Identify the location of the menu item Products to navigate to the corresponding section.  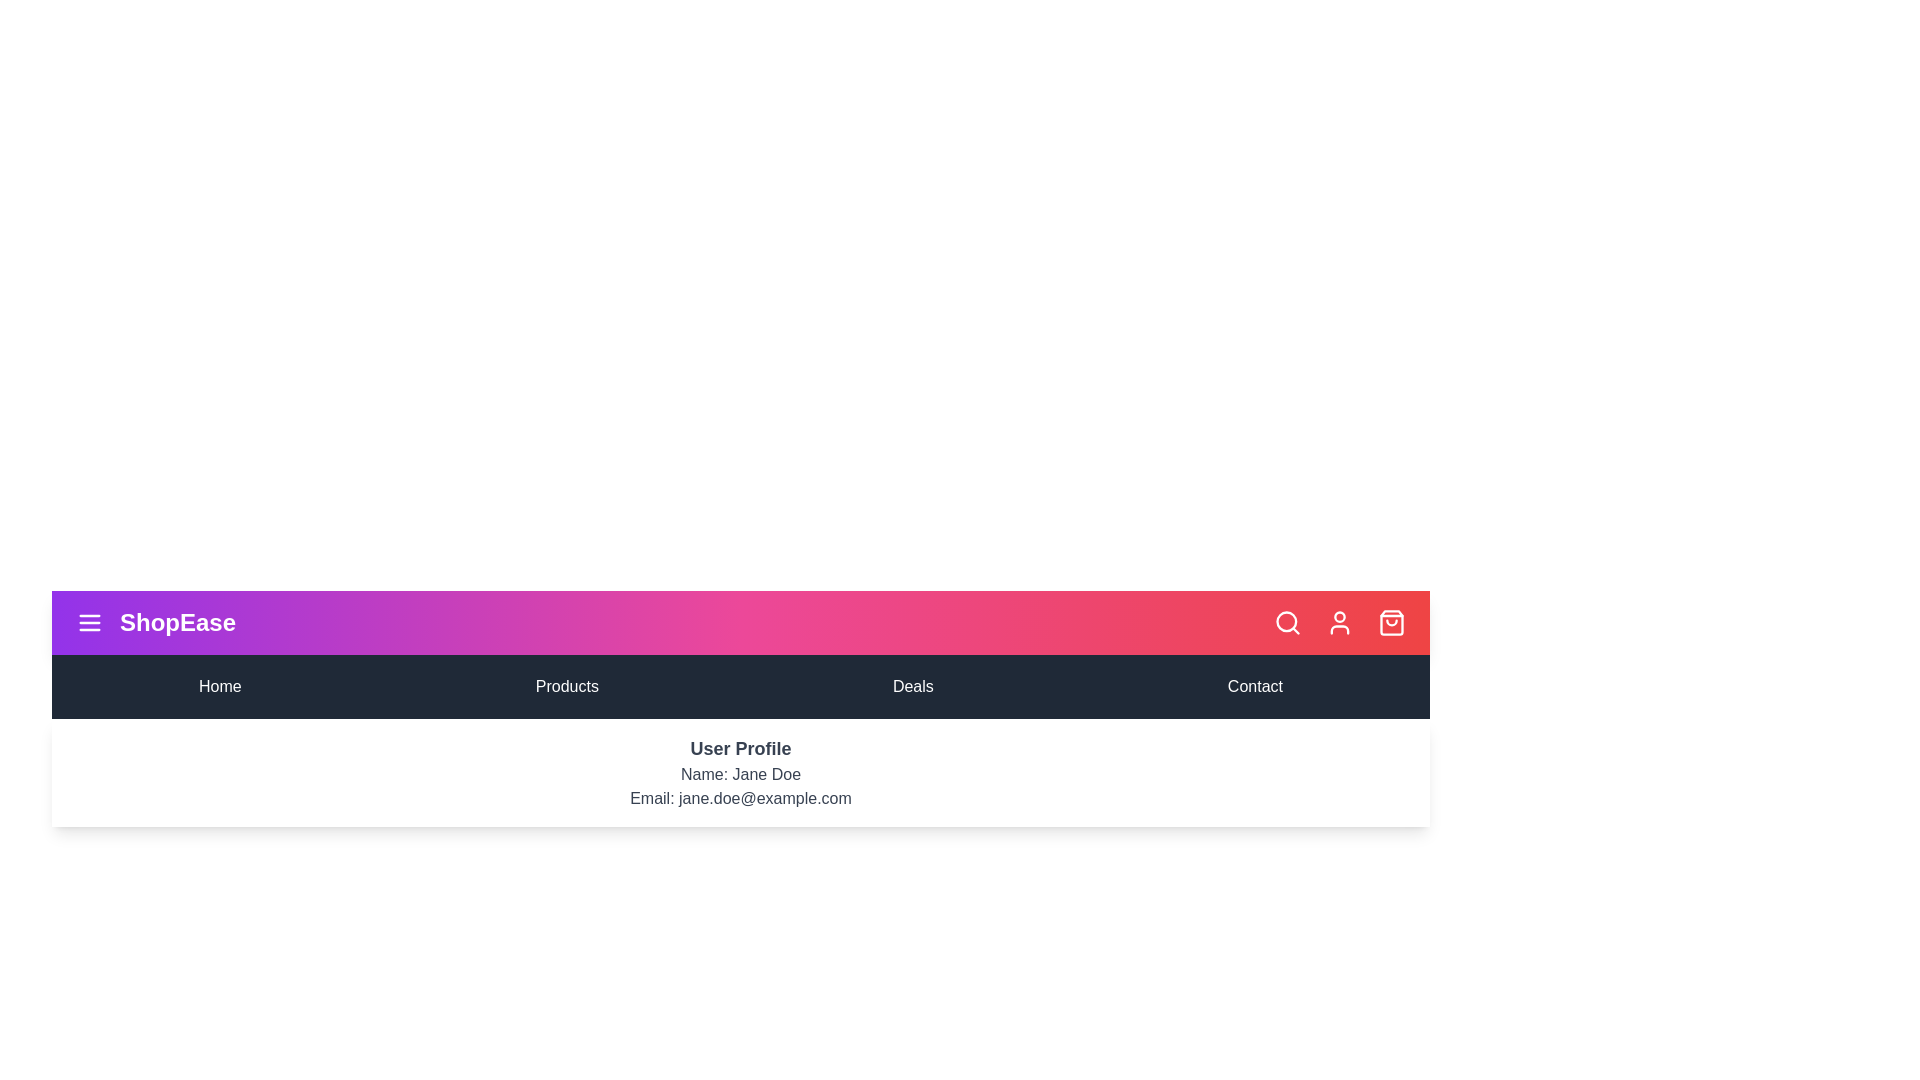
(565, 685).